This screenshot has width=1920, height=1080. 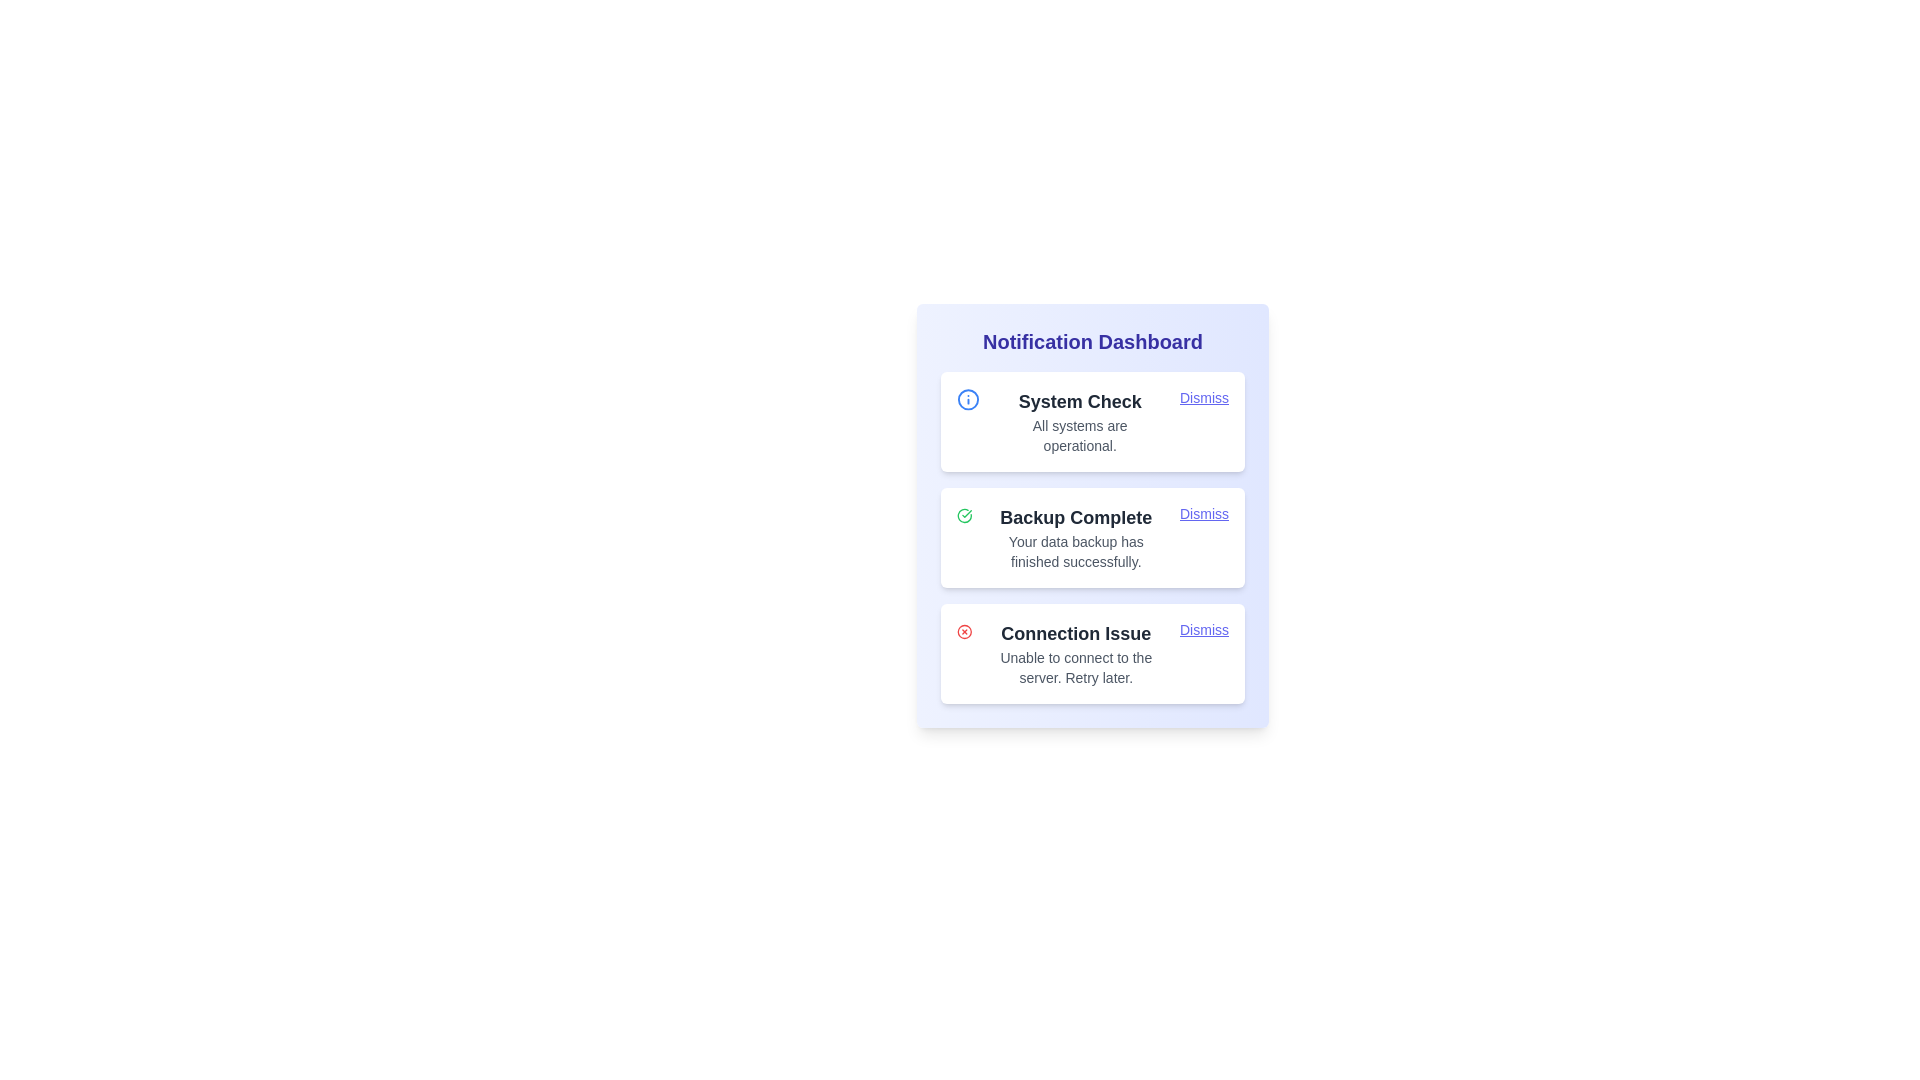 I want to click on the static text element that serves as the title or header for the notification section, located at the top of the notification card, so click(x=1092, y=341).